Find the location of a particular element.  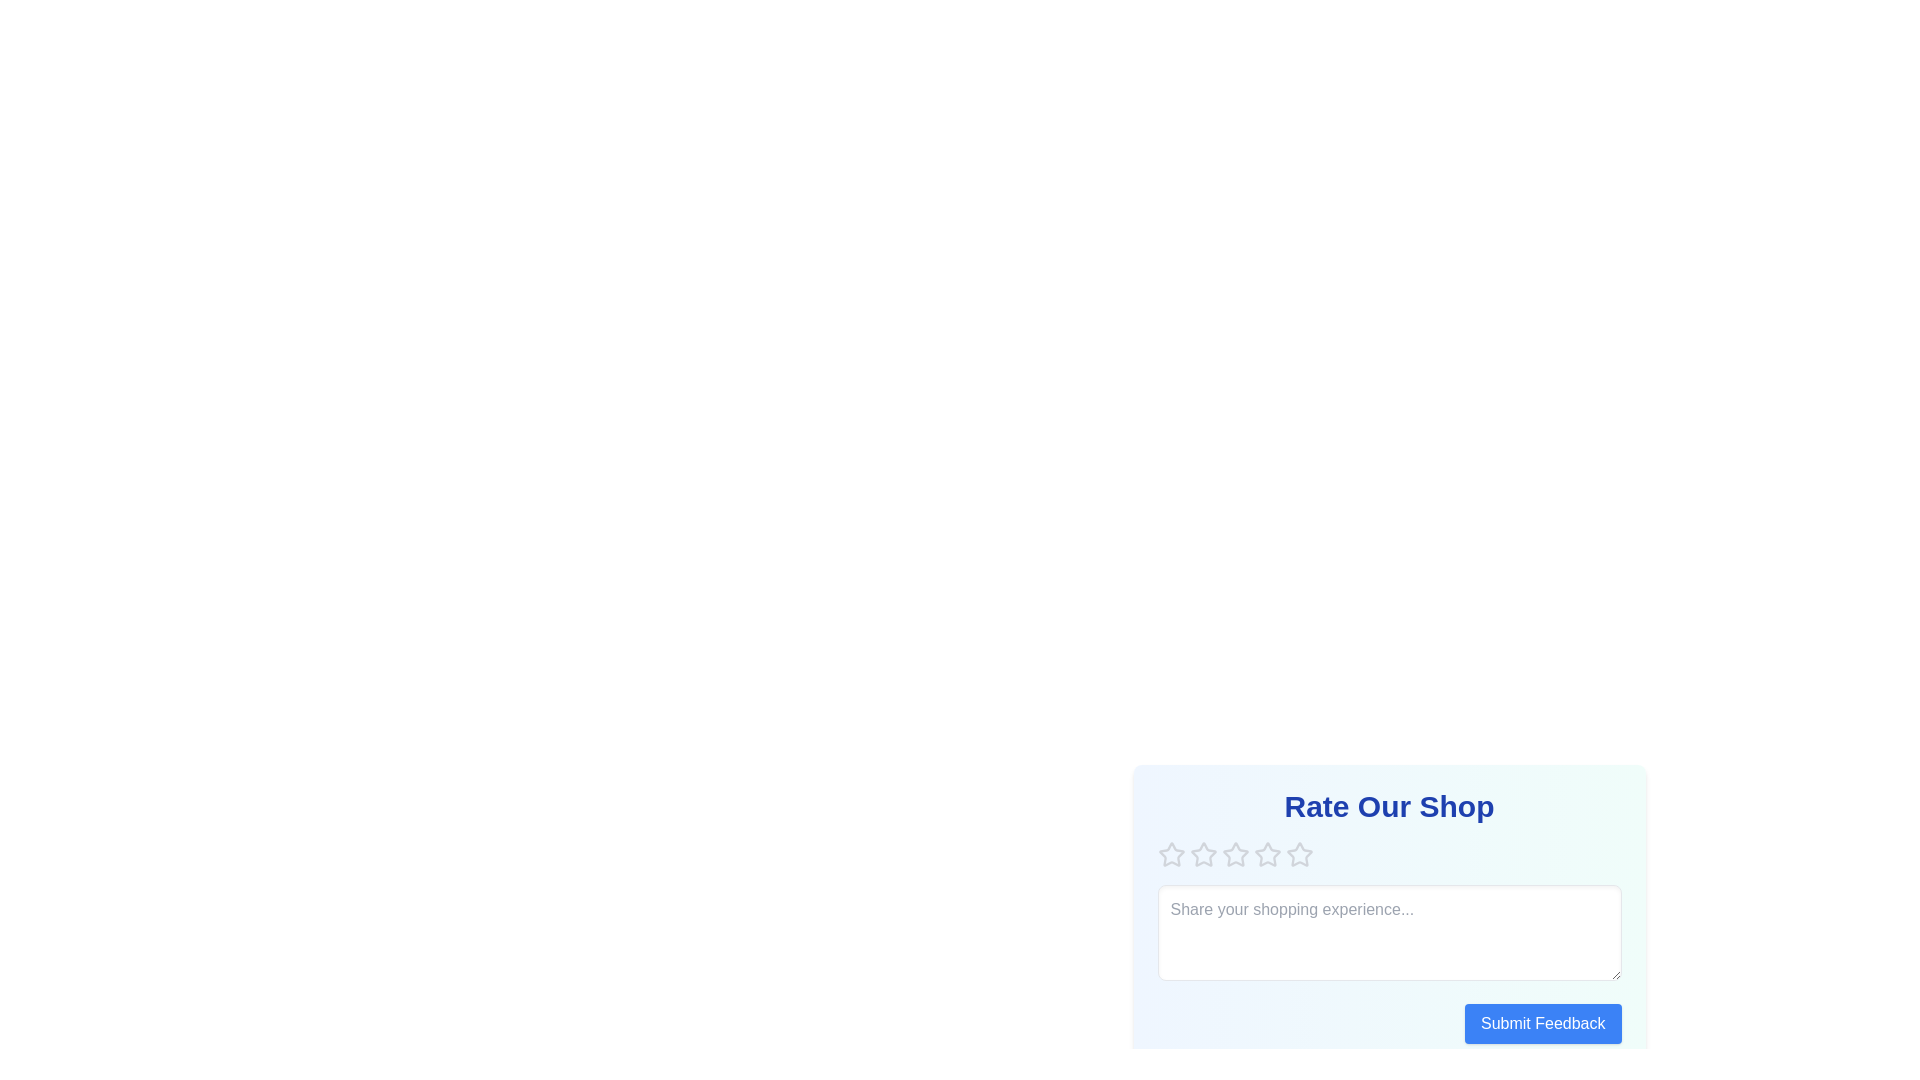

the star corresponding to 2 to preview the rating is located at coordinates (1202, 855).